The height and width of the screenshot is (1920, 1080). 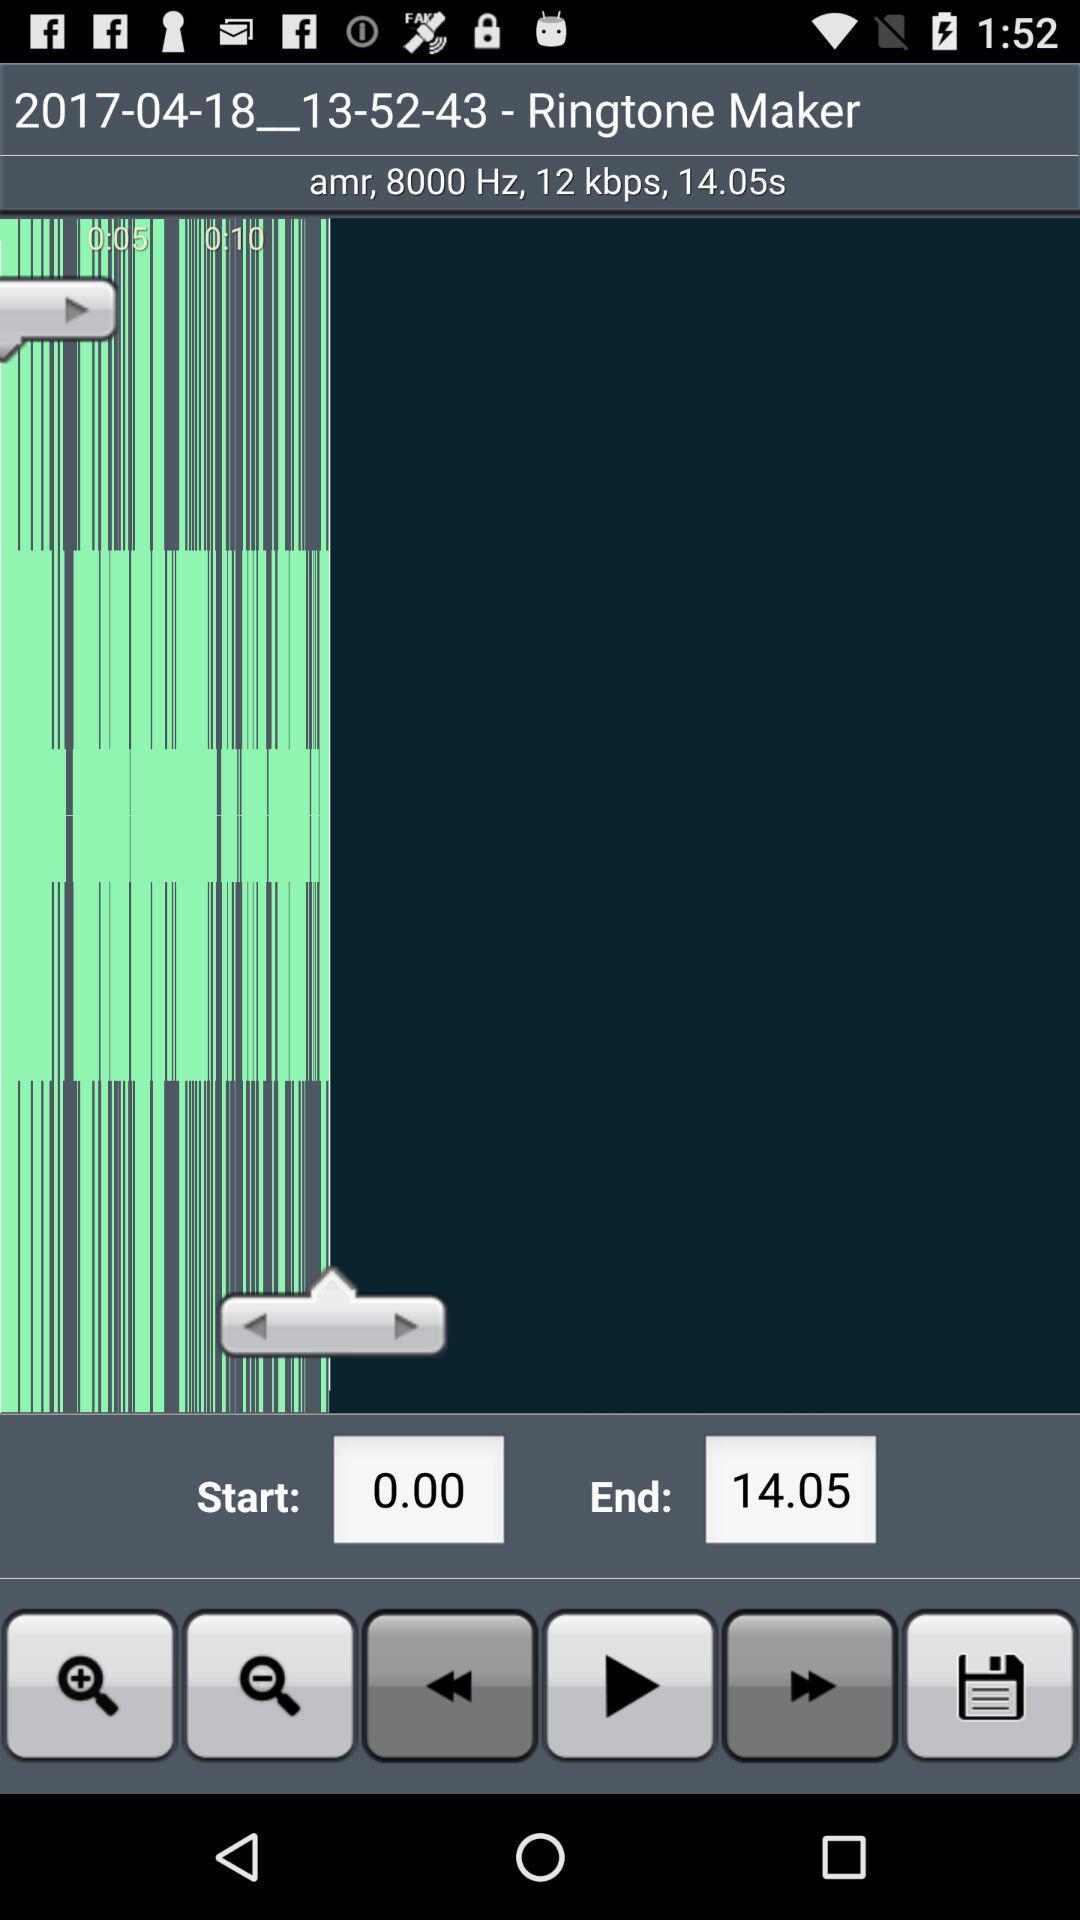 I want to click on the av_rewind icon, so click(x=450, y=1804).